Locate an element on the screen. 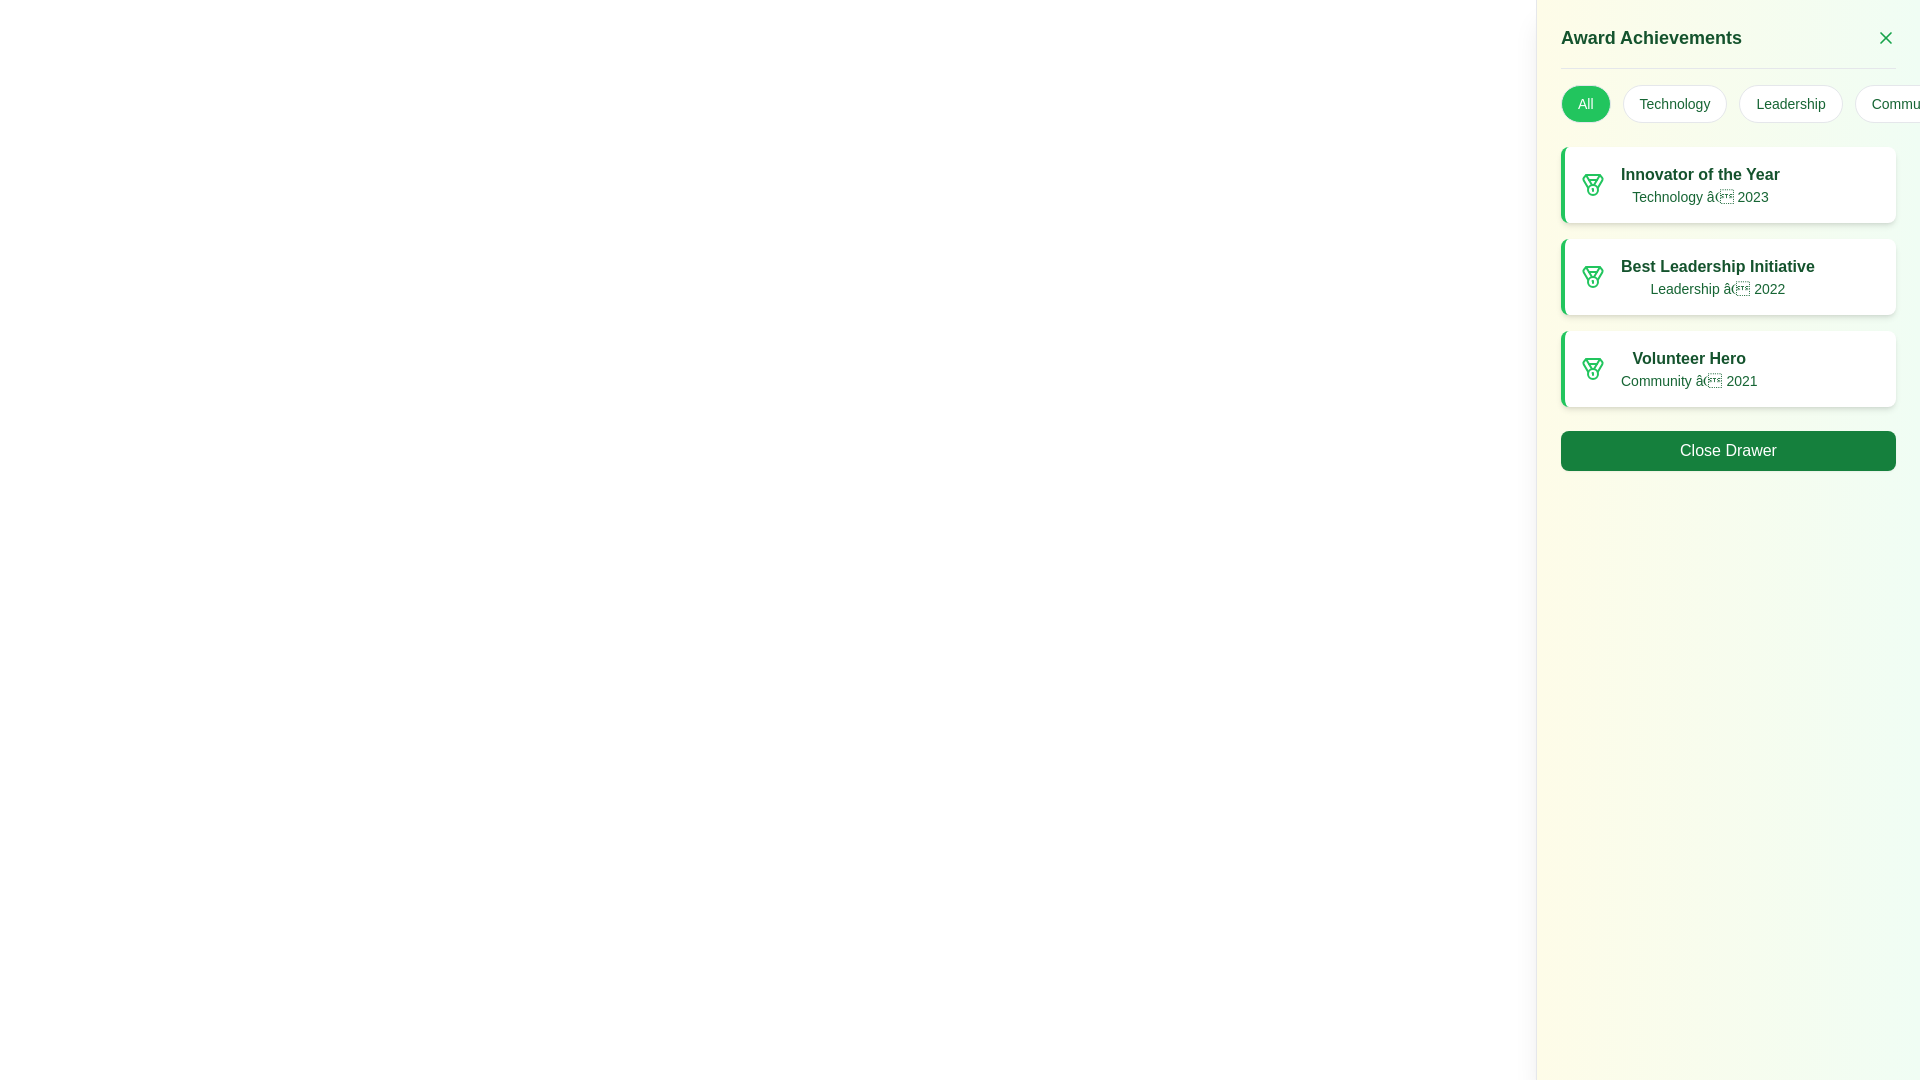  the 'Technology' filter button located in the sidebar is located at coordinates (1675, 104).